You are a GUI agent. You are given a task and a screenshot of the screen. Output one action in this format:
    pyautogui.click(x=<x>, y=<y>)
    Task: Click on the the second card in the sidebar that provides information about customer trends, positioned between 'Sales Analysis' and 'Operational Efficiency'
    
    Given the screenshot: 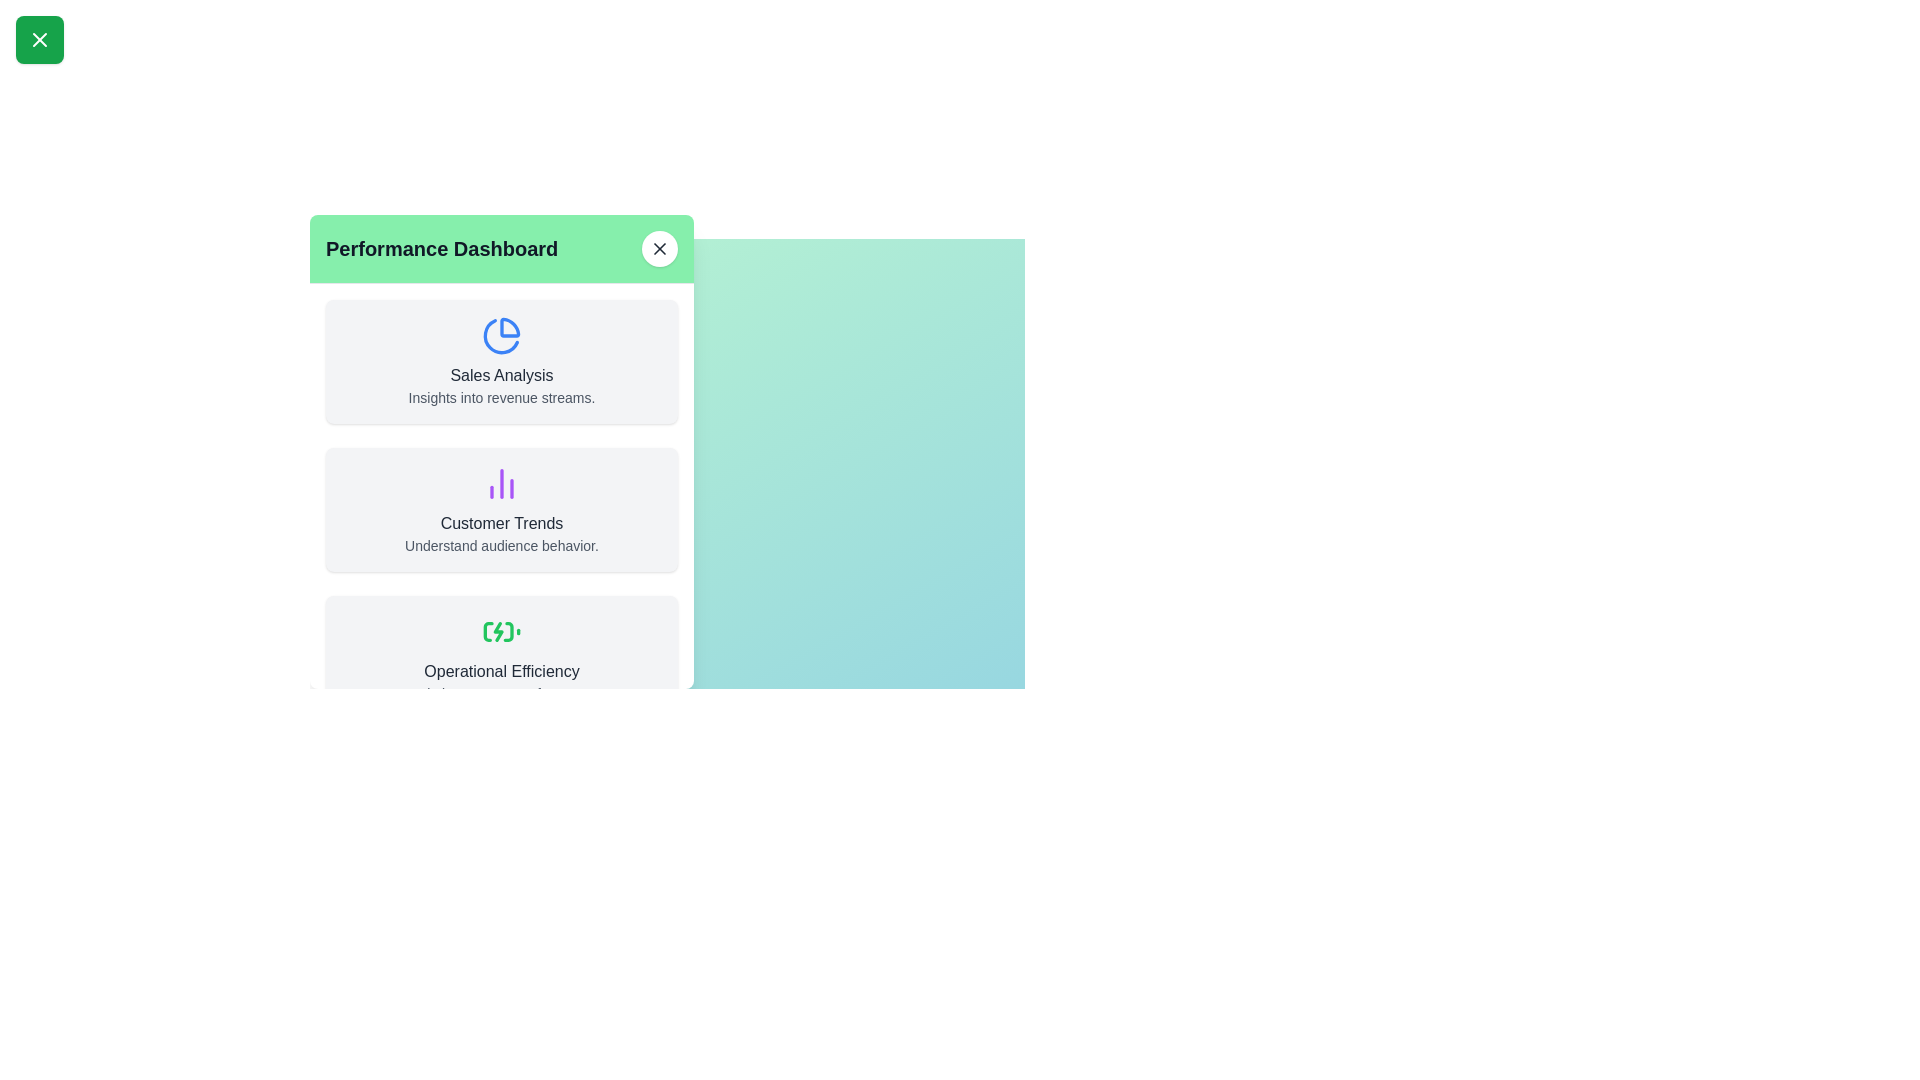 What is the action you would take?
    pyautogui.click(x=502, y=451)
    